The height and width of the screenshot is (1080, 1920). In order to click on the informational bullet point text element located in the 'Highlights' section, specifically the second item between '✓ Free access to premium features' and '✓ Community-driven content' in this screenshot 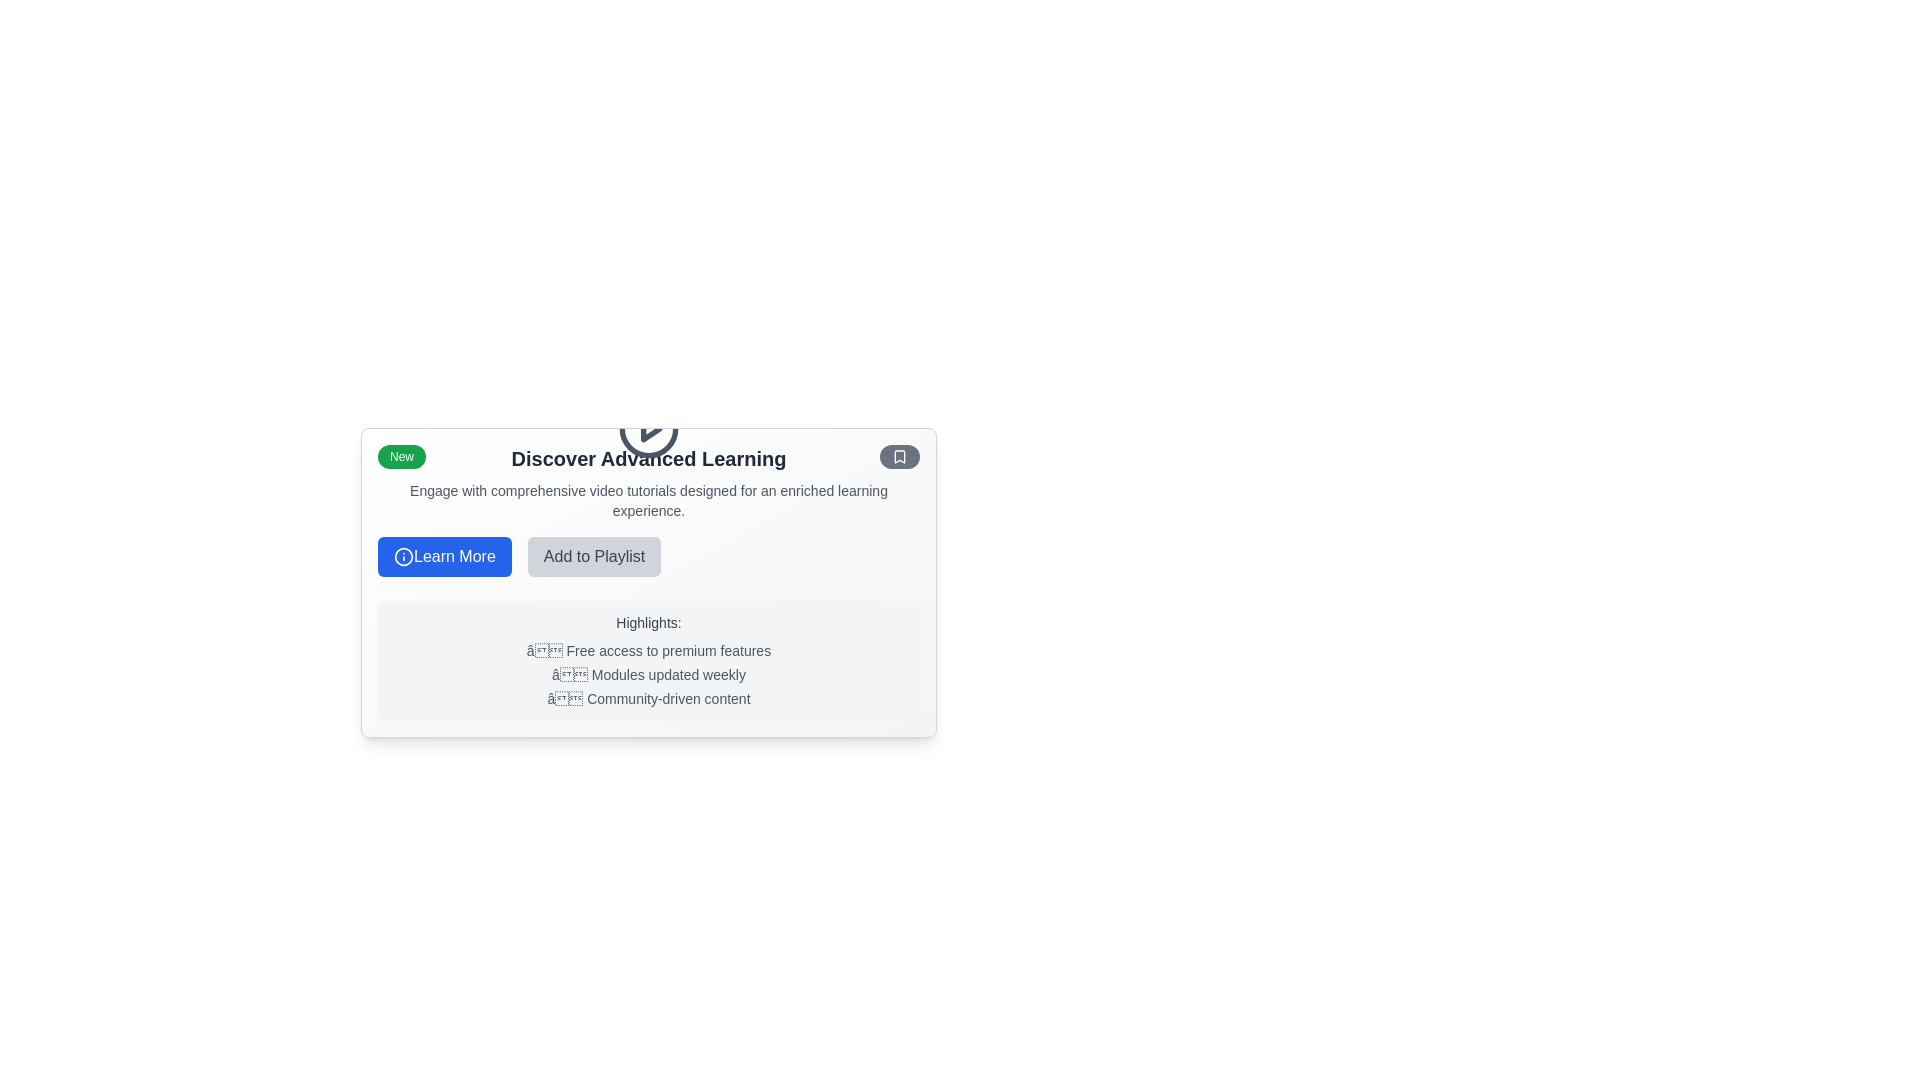, I will do `click(648, 675)`.